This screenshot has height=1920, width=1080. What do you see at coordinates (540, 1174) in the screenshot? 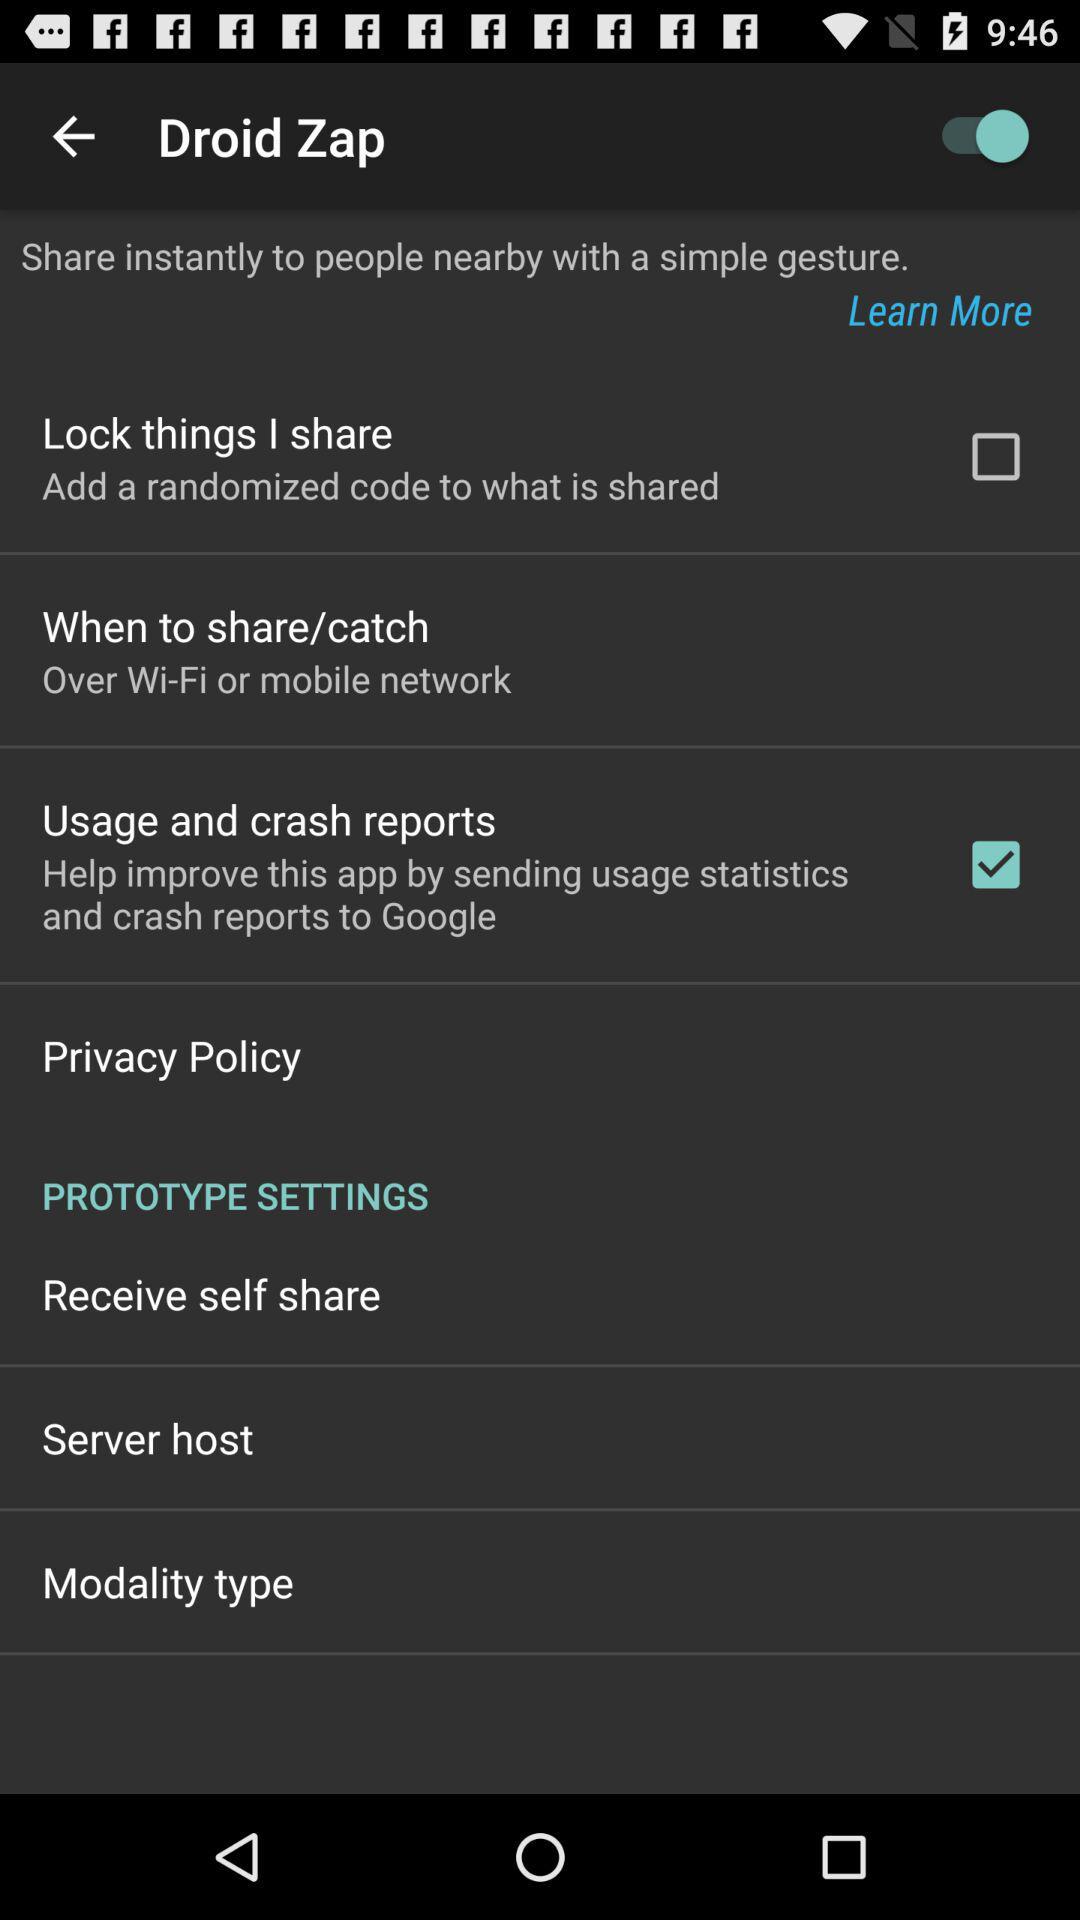
I see `prototype settings` at bounding box center [540, 1174].